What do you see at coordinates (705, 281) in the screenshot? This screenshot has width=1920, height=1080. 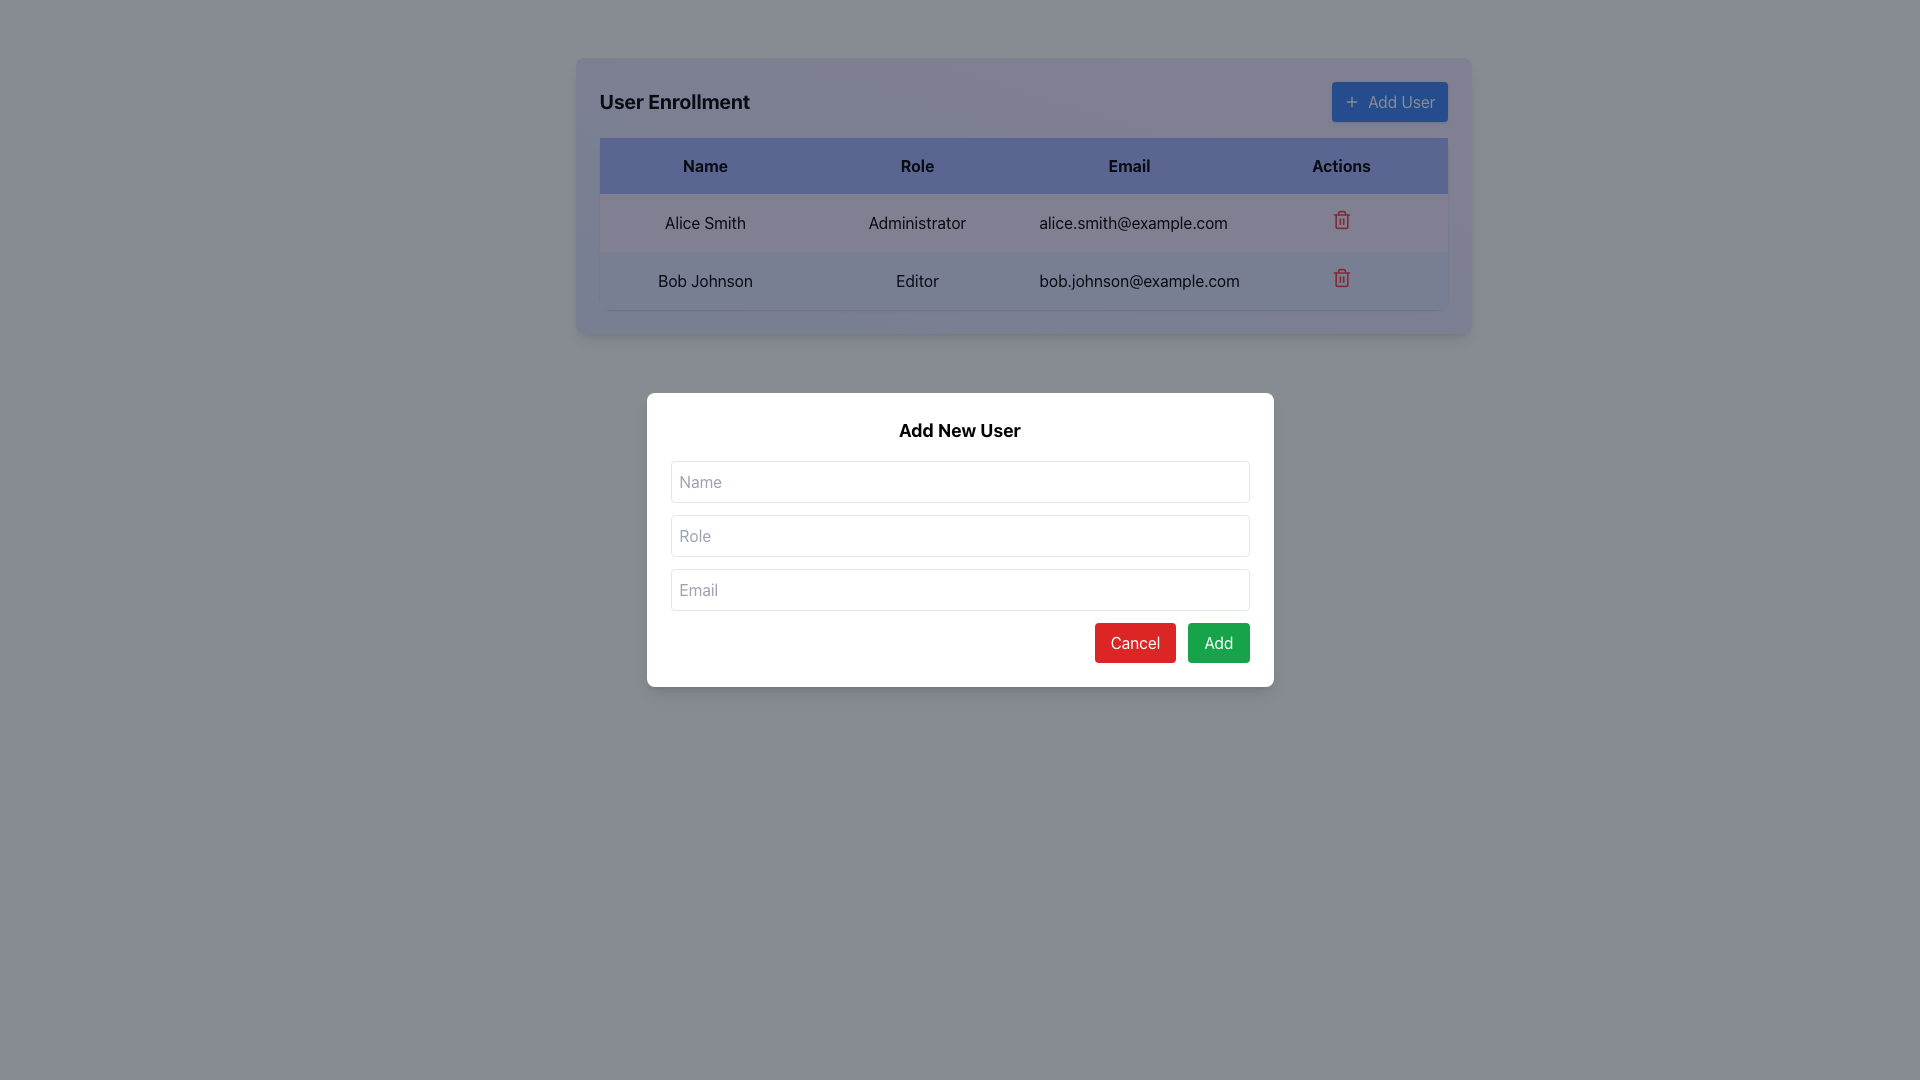 I see `the text label displaying the name 'Bob Johnson', located in the second row of the table under the 'Name' column, for accessibility purposes` at bounding box center [705, 281].